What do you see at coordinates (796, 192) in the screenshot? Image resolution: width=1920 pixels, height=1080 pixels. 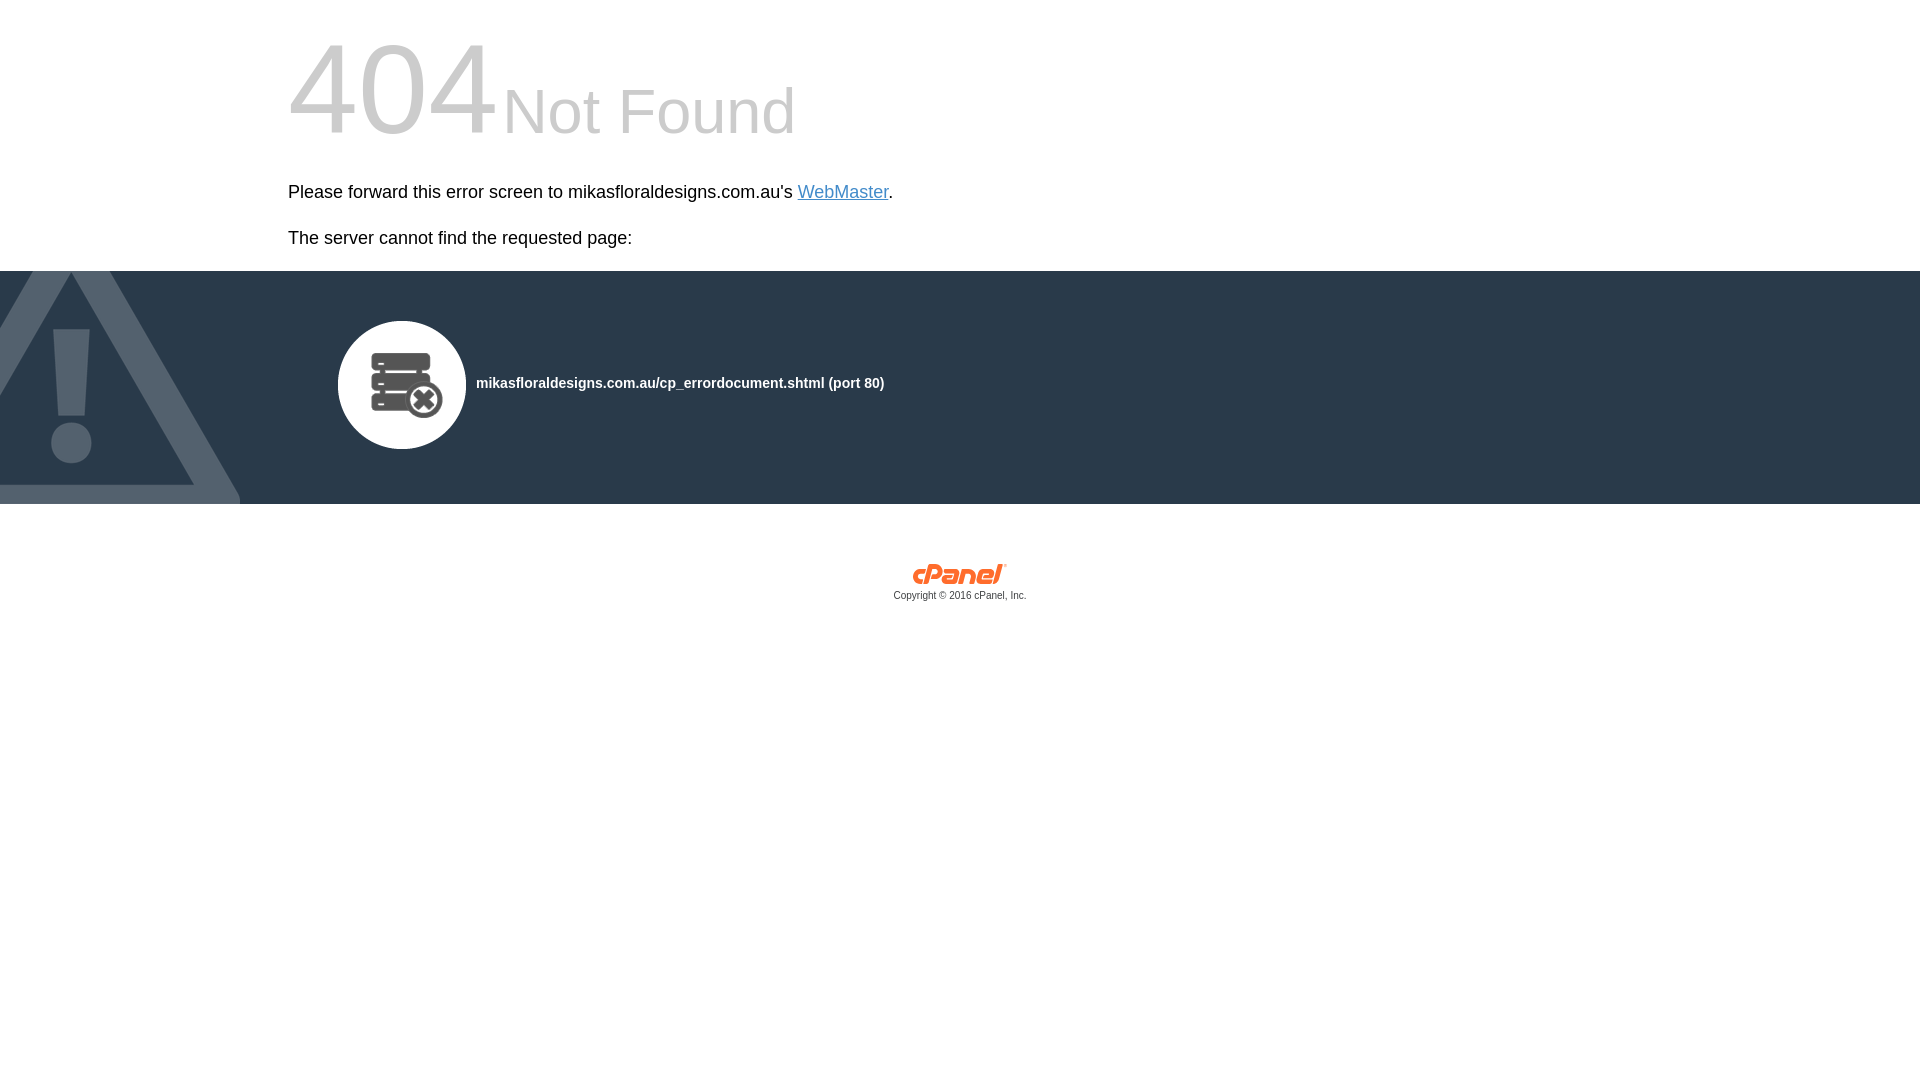 I see `'WebMaster'` at bounding box center [796, 192].